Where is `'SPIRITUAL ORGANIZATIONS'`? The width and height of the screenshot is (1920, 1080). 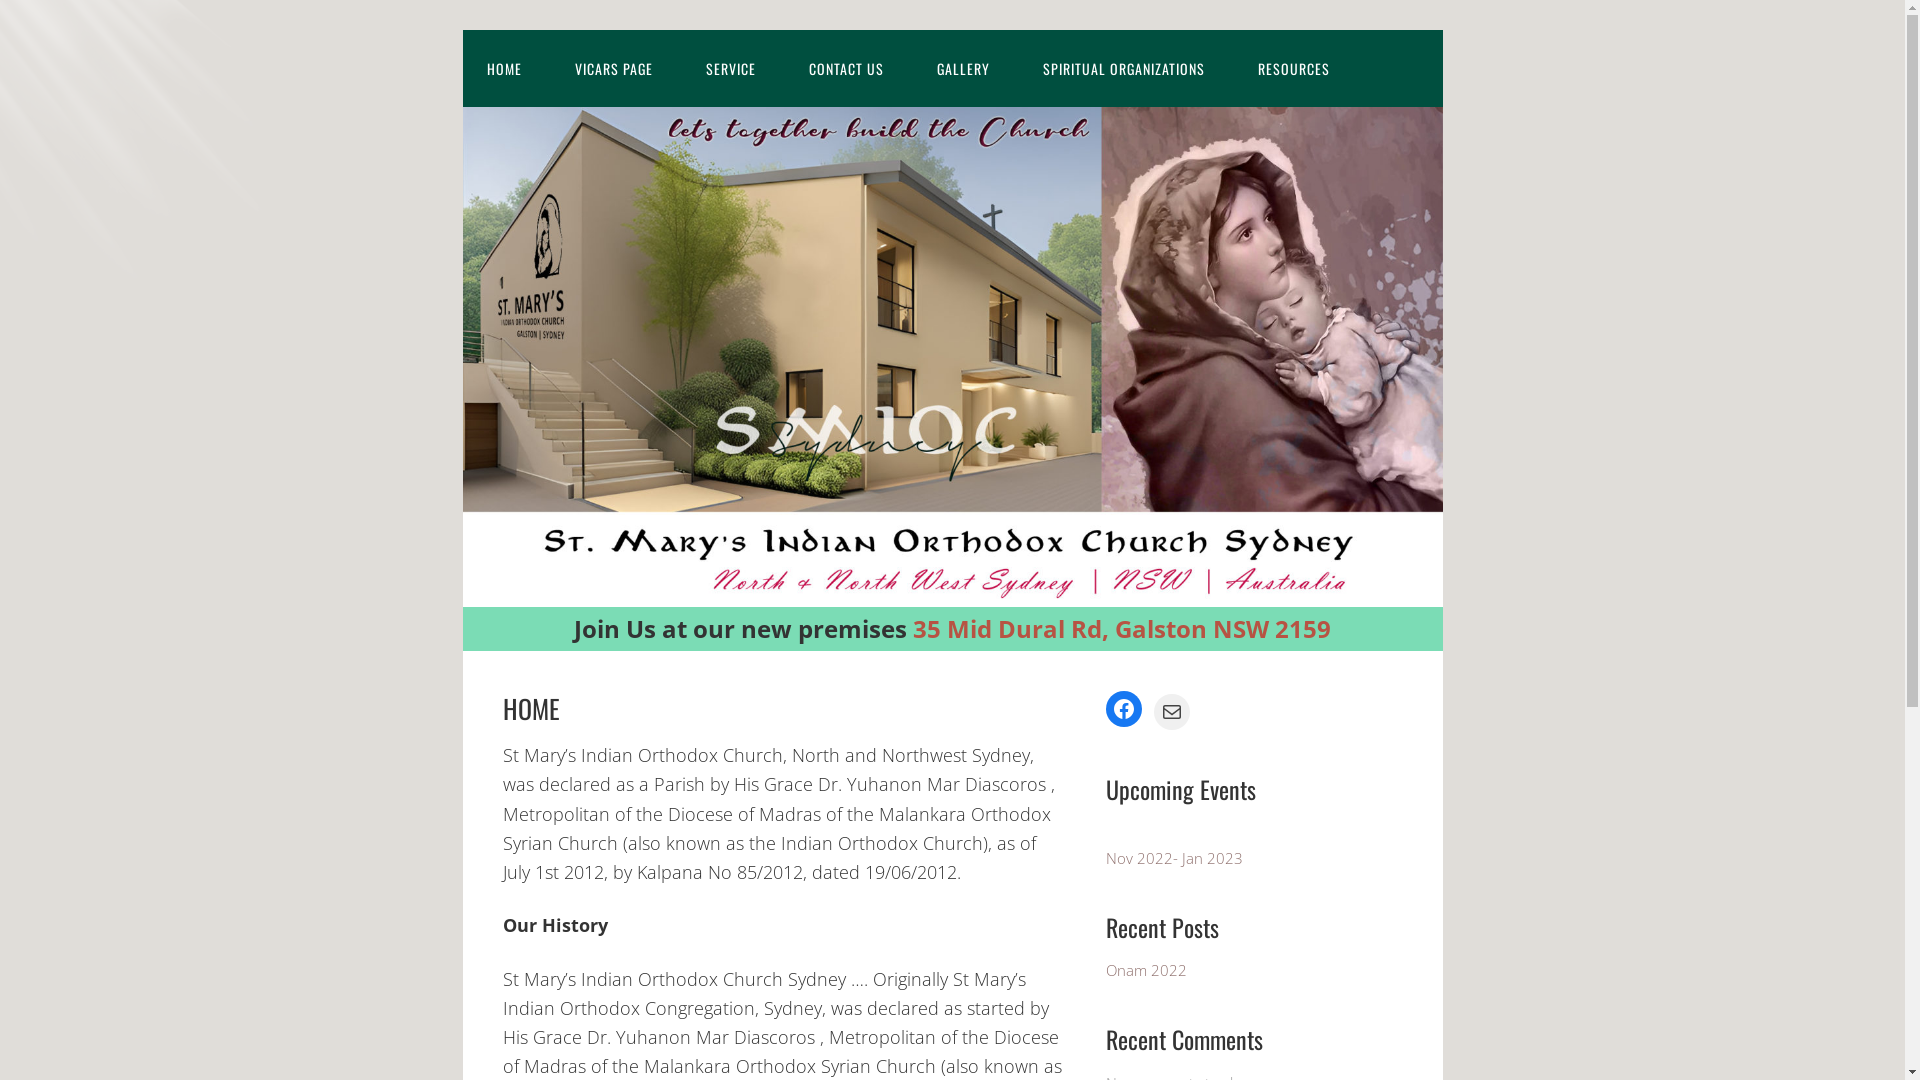 'SPIRITUAL ORGANIZATIONS' is located at coordinates (1123, 67).